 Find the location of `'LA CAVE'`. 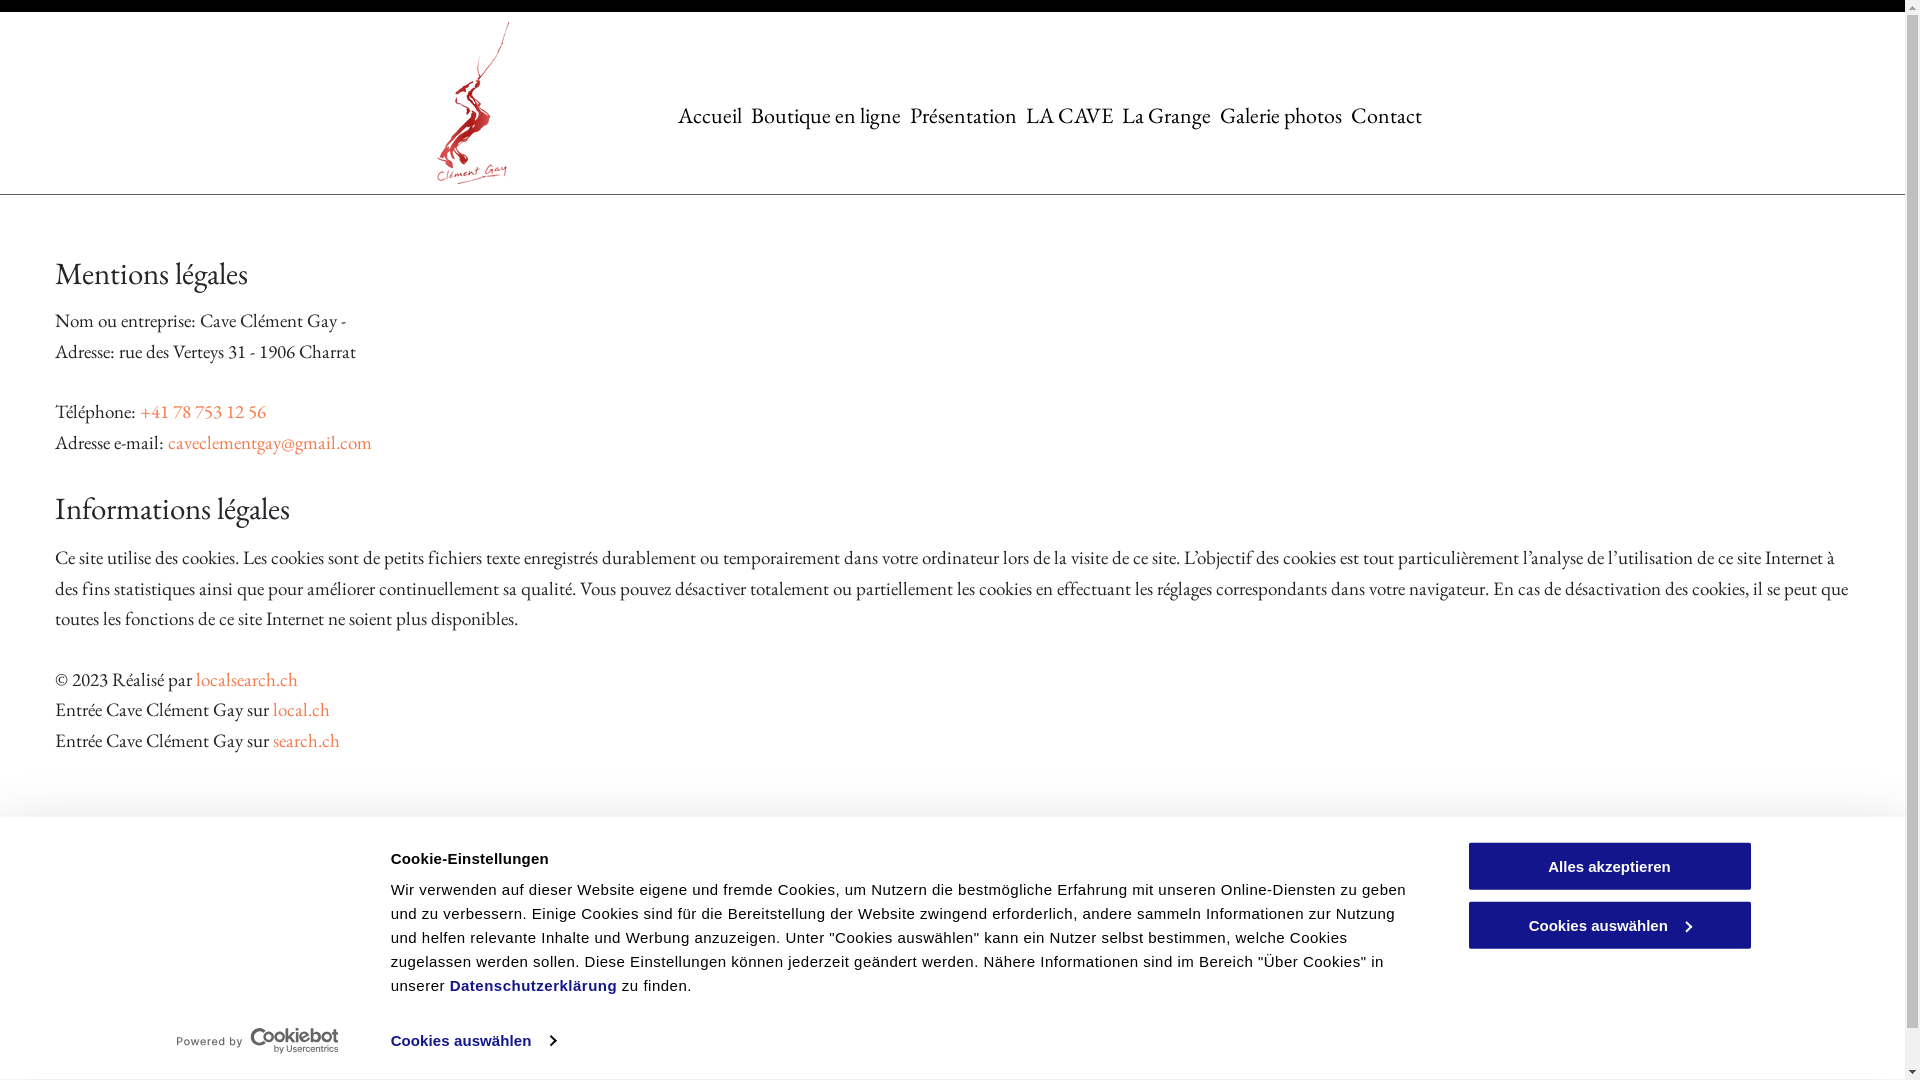

'LA CAVE' is located at coordinates (1068, 114).